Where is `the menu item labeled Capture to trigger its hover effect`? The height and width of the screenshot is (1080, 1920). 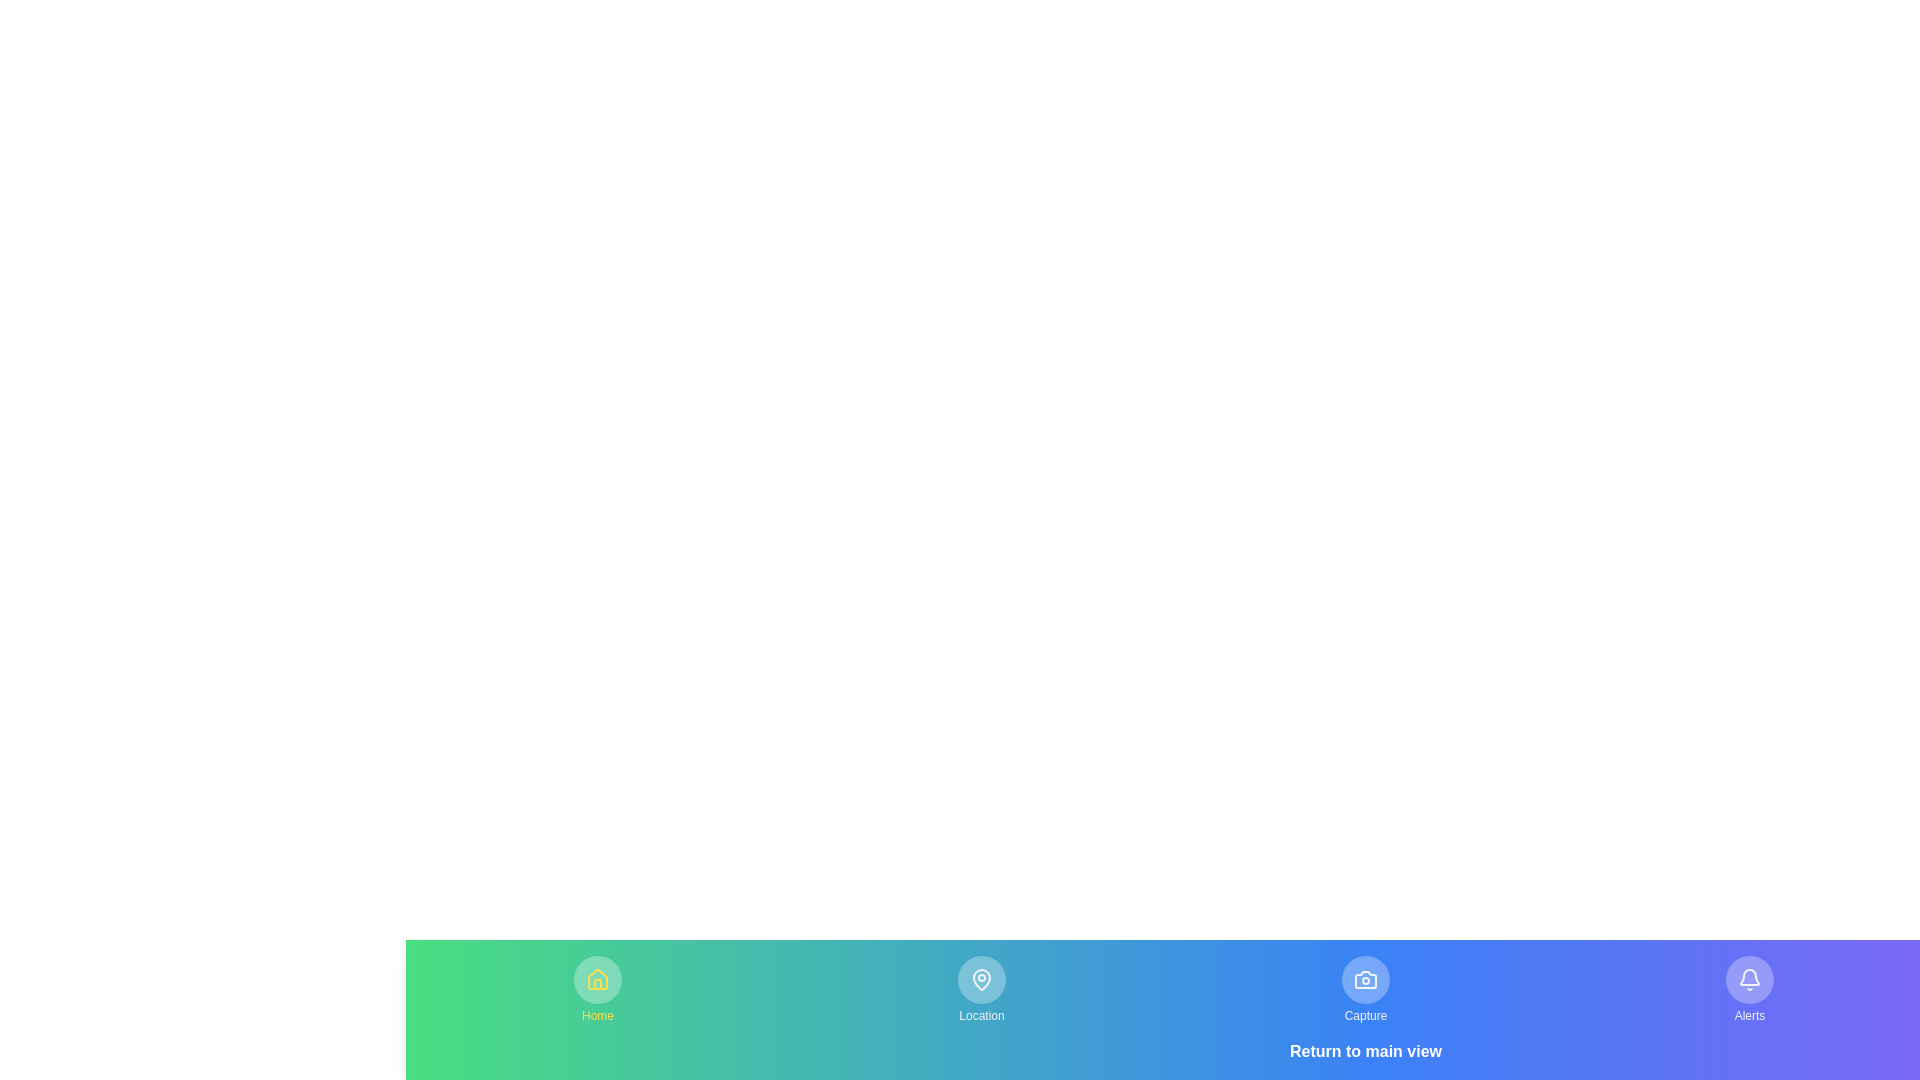 the menu item labeled Capture to trigger its hover effect is located at coordinates (1365, 990).